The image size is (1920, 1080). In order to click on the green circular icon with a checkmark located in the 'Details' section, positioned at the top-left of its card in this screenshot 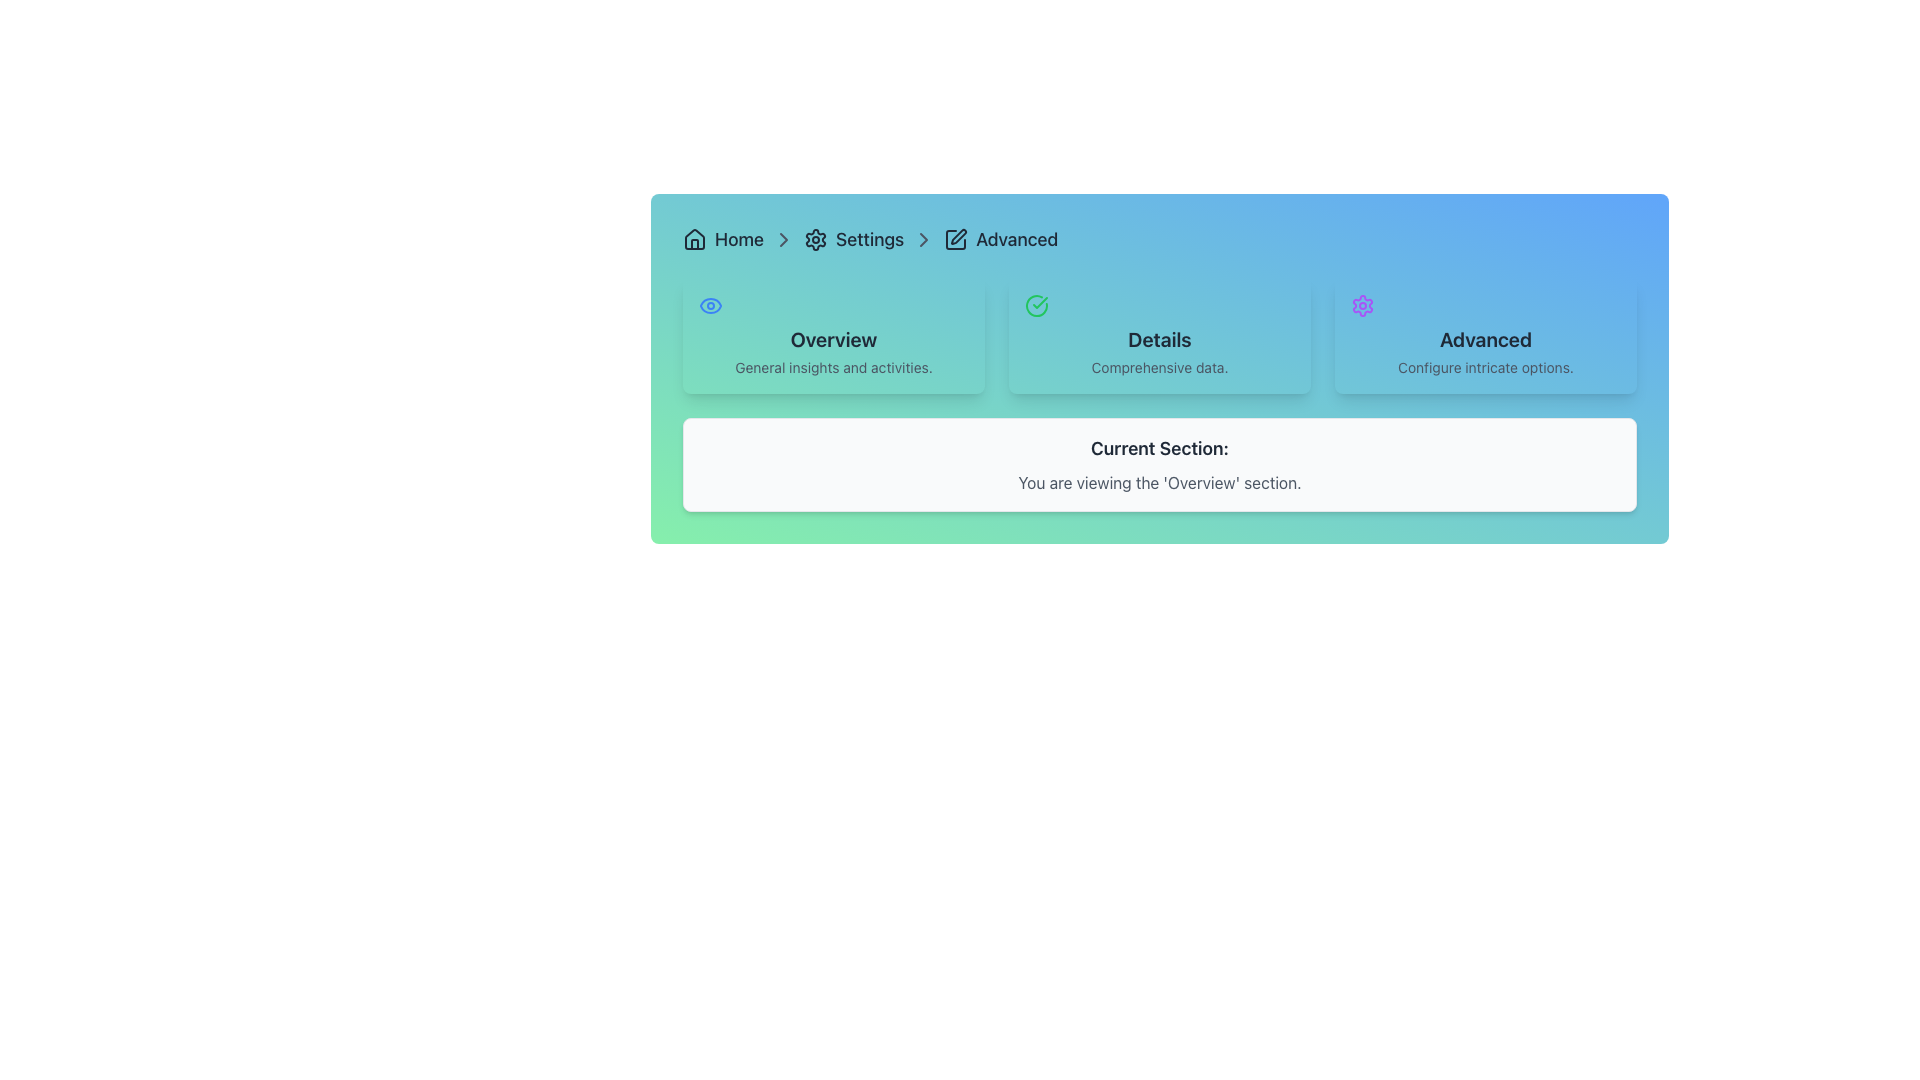, I will do `click(1036, 305)`.